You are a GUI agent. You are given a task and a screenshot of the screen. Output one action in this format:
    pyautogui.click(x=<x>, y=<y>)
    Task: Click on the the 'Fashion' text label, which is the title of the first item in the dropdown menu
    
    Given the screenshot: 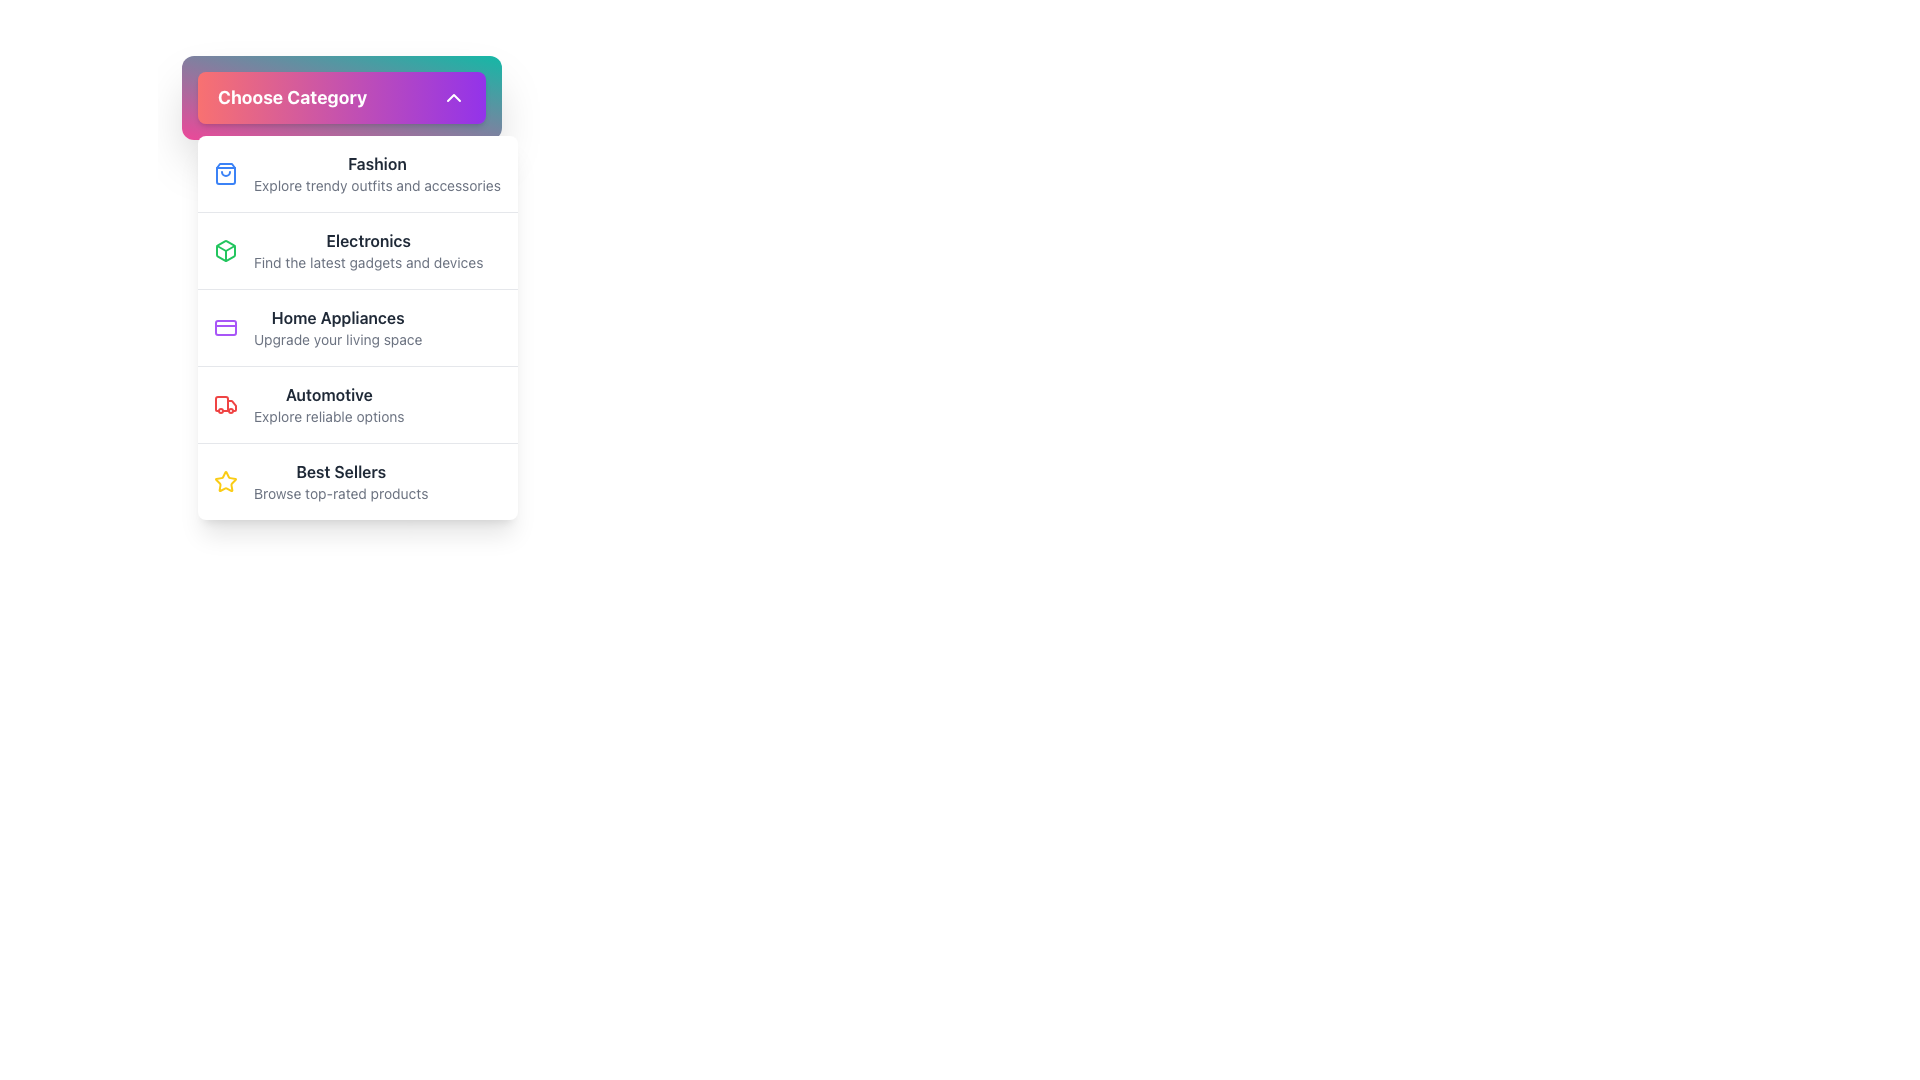 What is the action you would take?
    pyautogui.click(x=377, y=163)
    